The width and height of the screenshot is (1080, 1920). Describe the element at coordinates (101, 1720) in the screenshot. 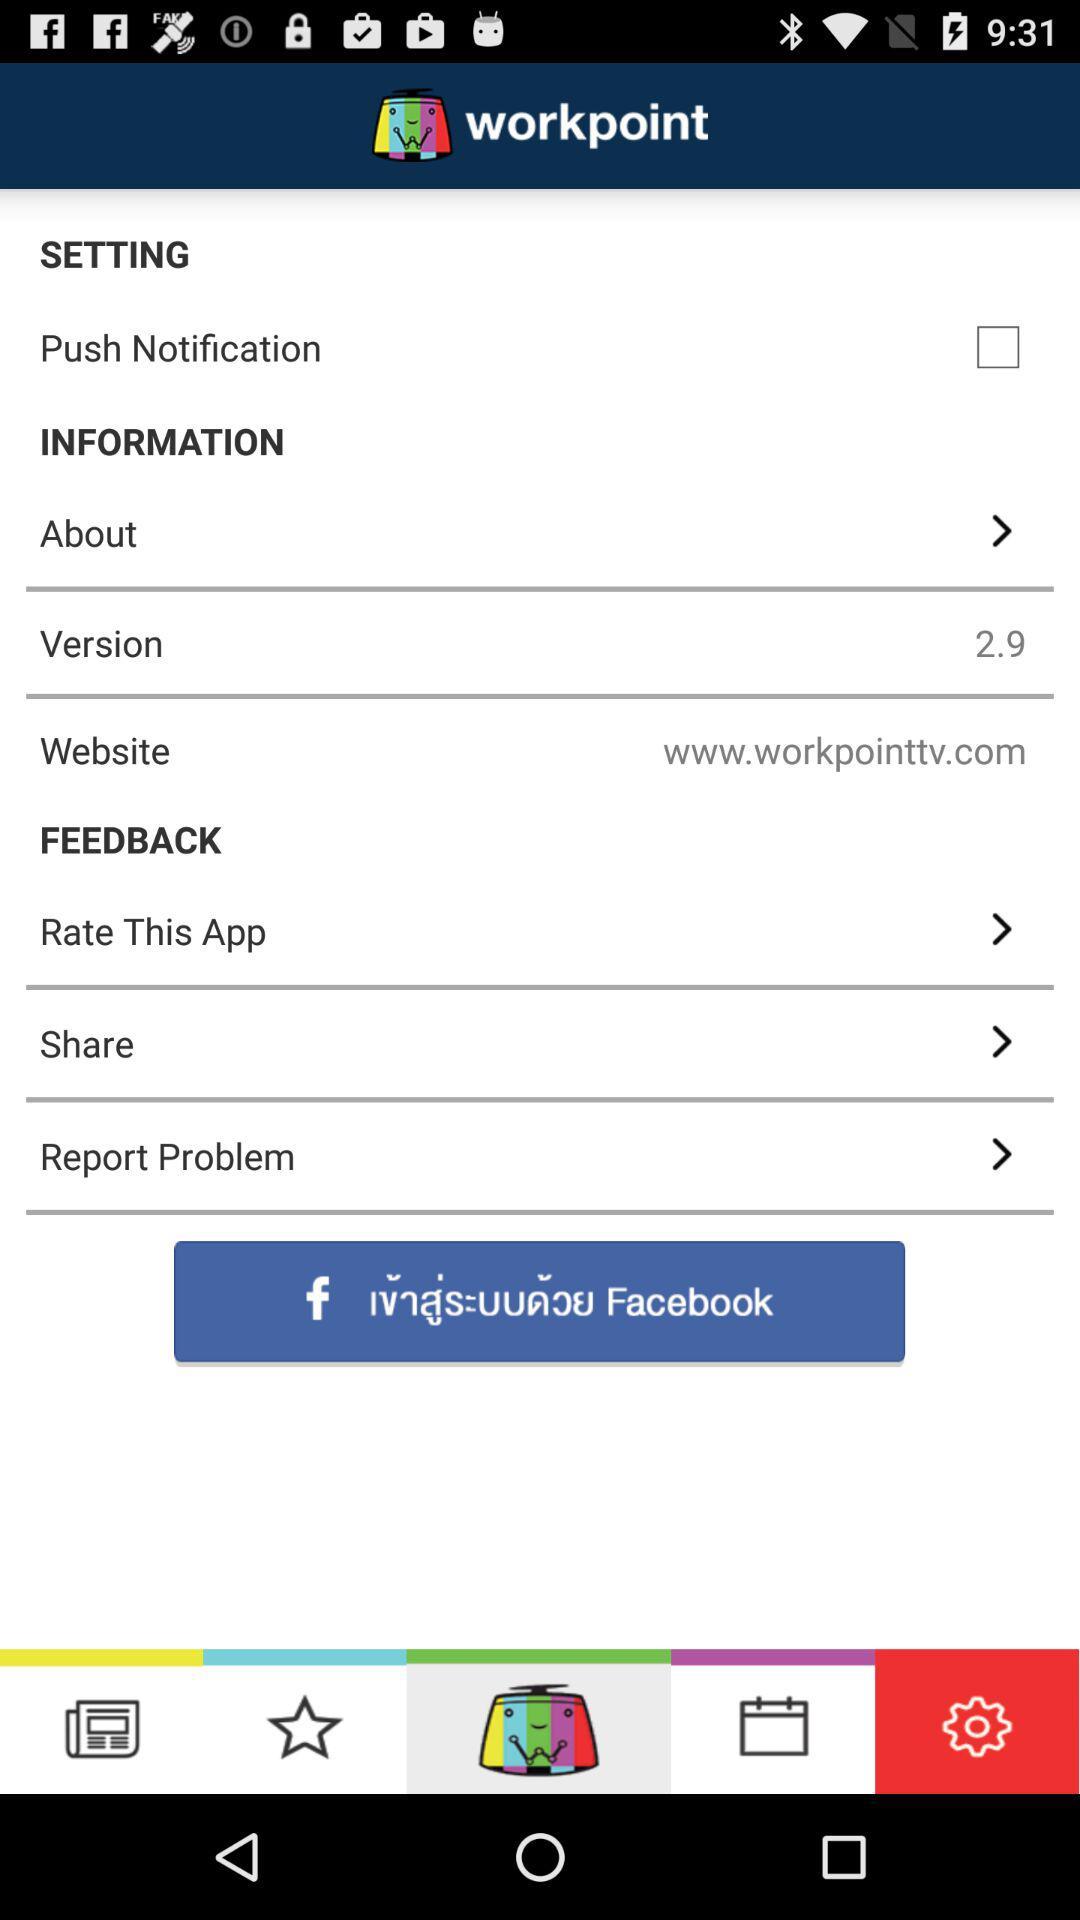

I see `open news feed` at that location.